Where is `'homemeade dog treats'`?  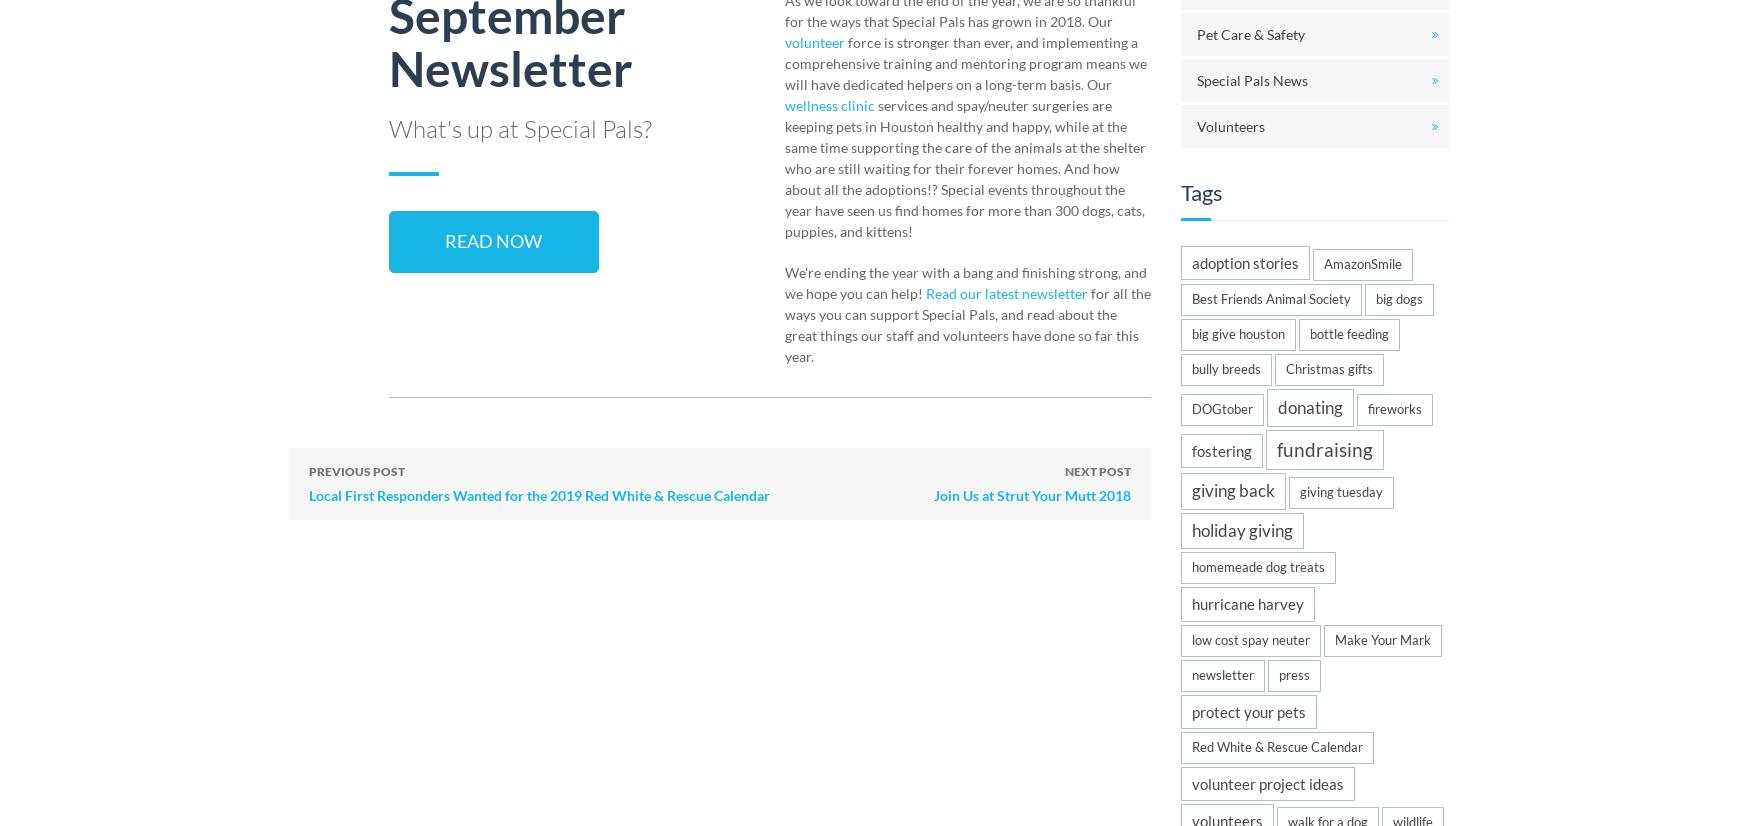 'homemeade dog treats' is located at coordinates (1258, 565).